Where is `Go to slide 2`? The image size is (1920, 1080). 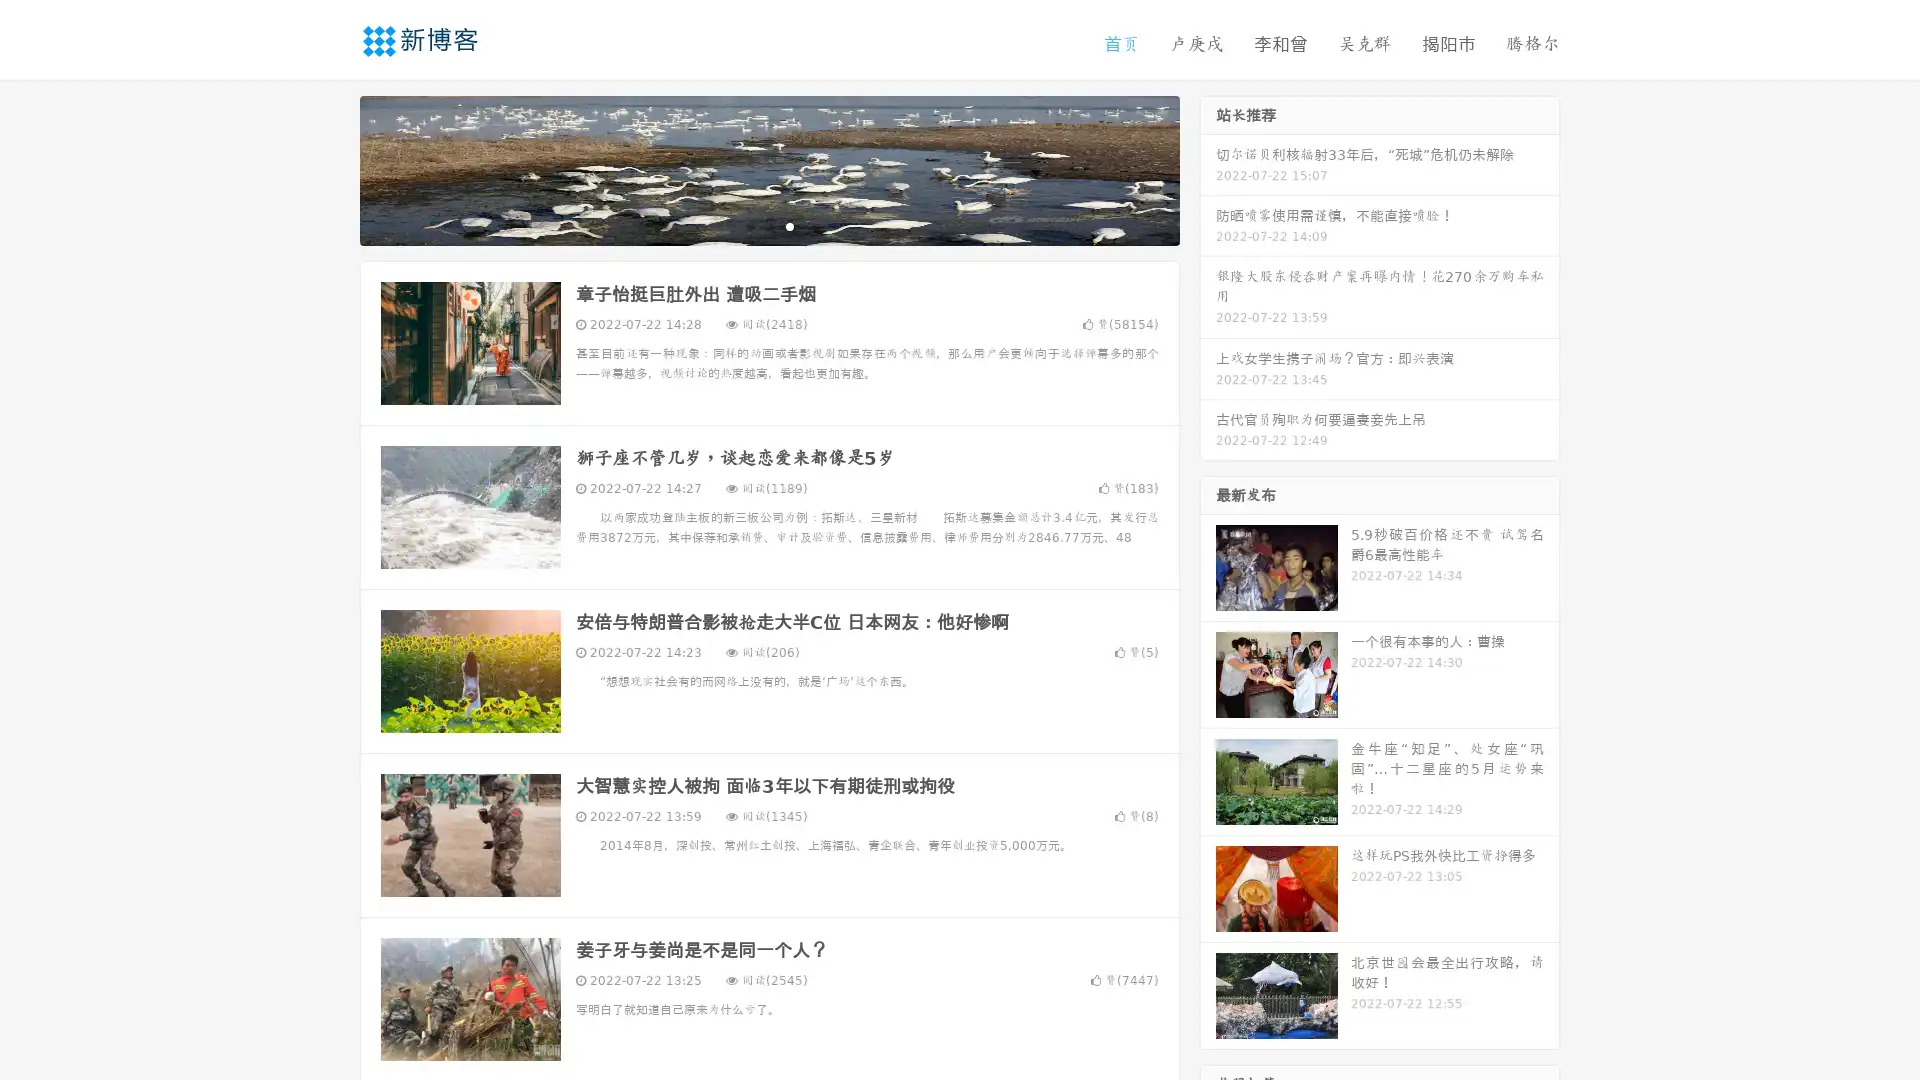
Go to slide 2 is located at coordinates (768, 225).